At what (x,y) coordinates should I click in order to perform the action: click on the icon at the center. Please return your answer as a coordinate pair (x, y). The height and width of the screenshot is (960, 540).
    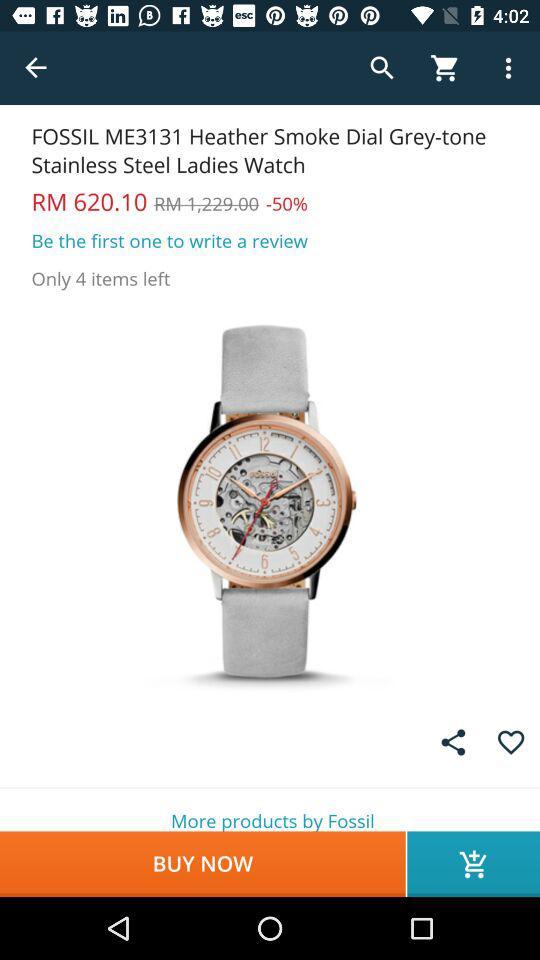
    Looking at the image, I should click on (270, 500).